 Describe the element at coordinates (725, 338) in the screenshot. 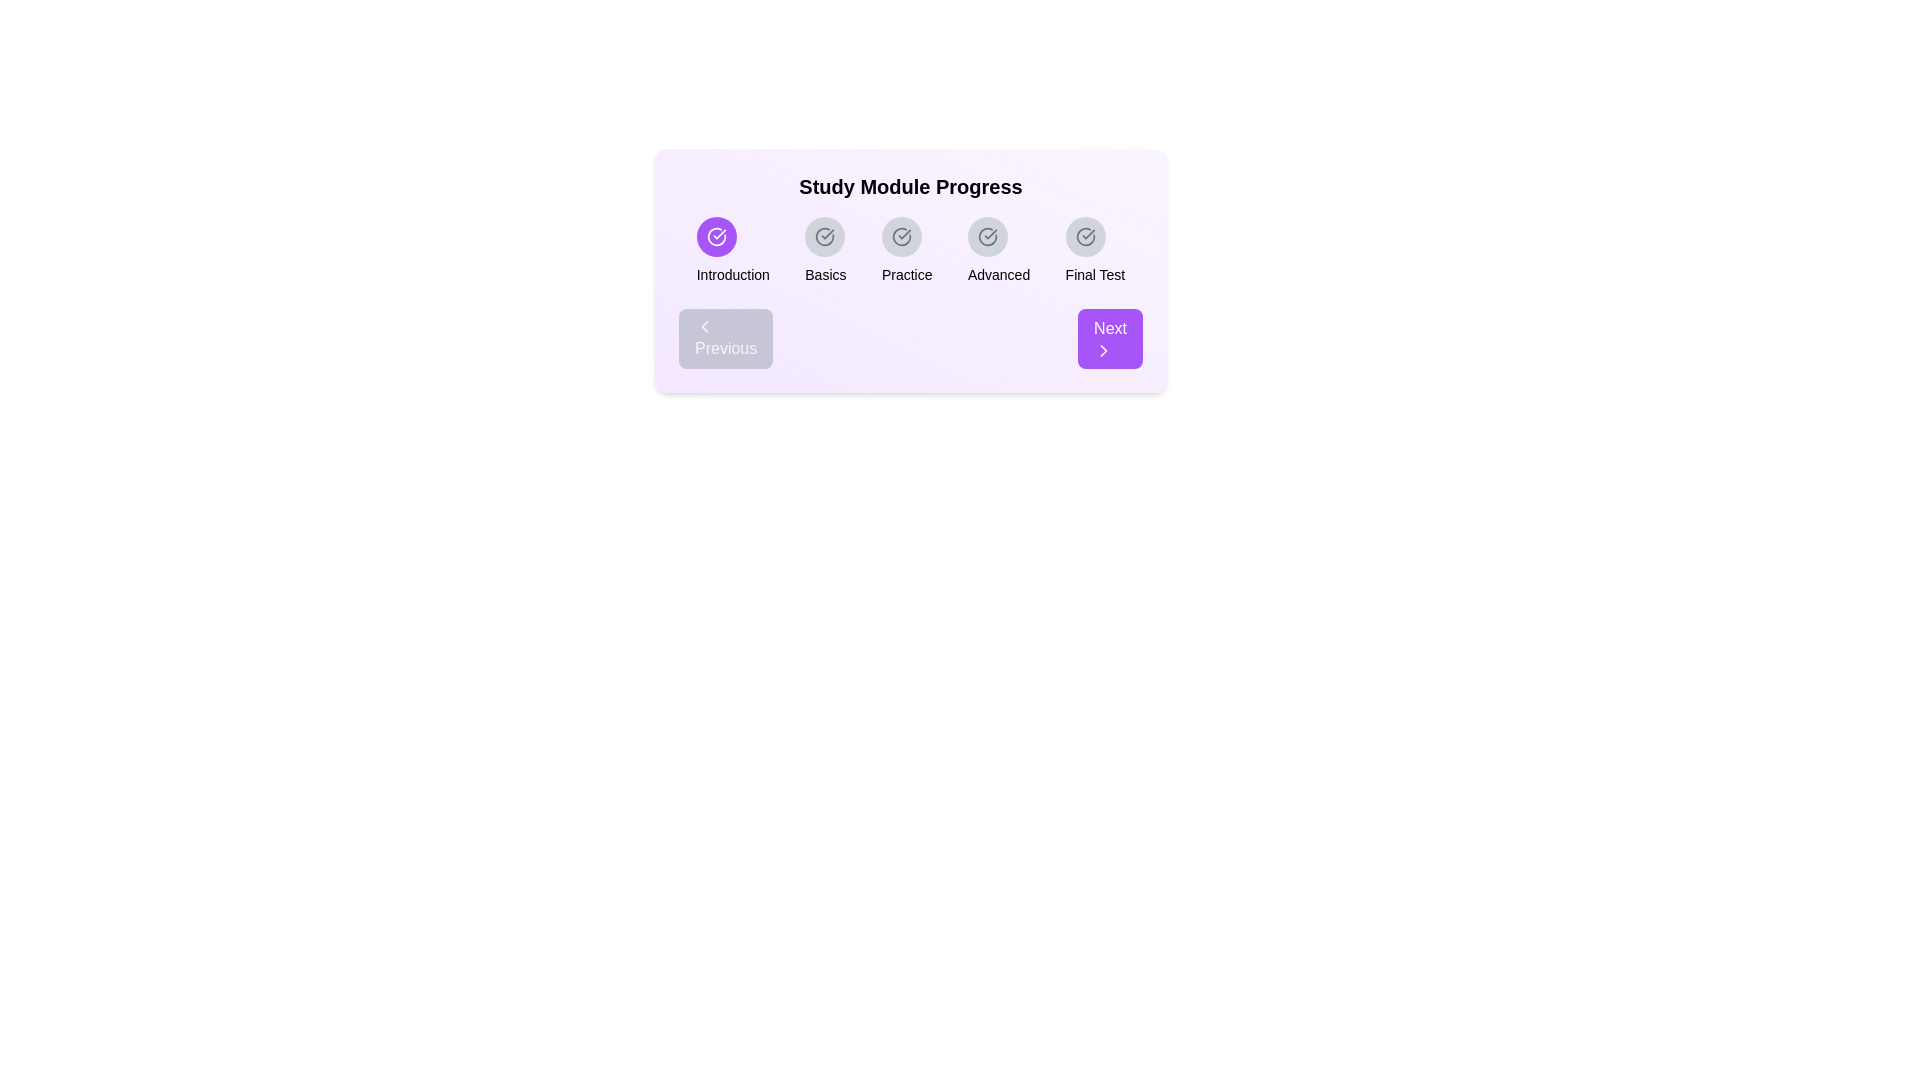

I see `the 'Previous' button located at the bottom-left corner of the main progress tracking interface` at that location.